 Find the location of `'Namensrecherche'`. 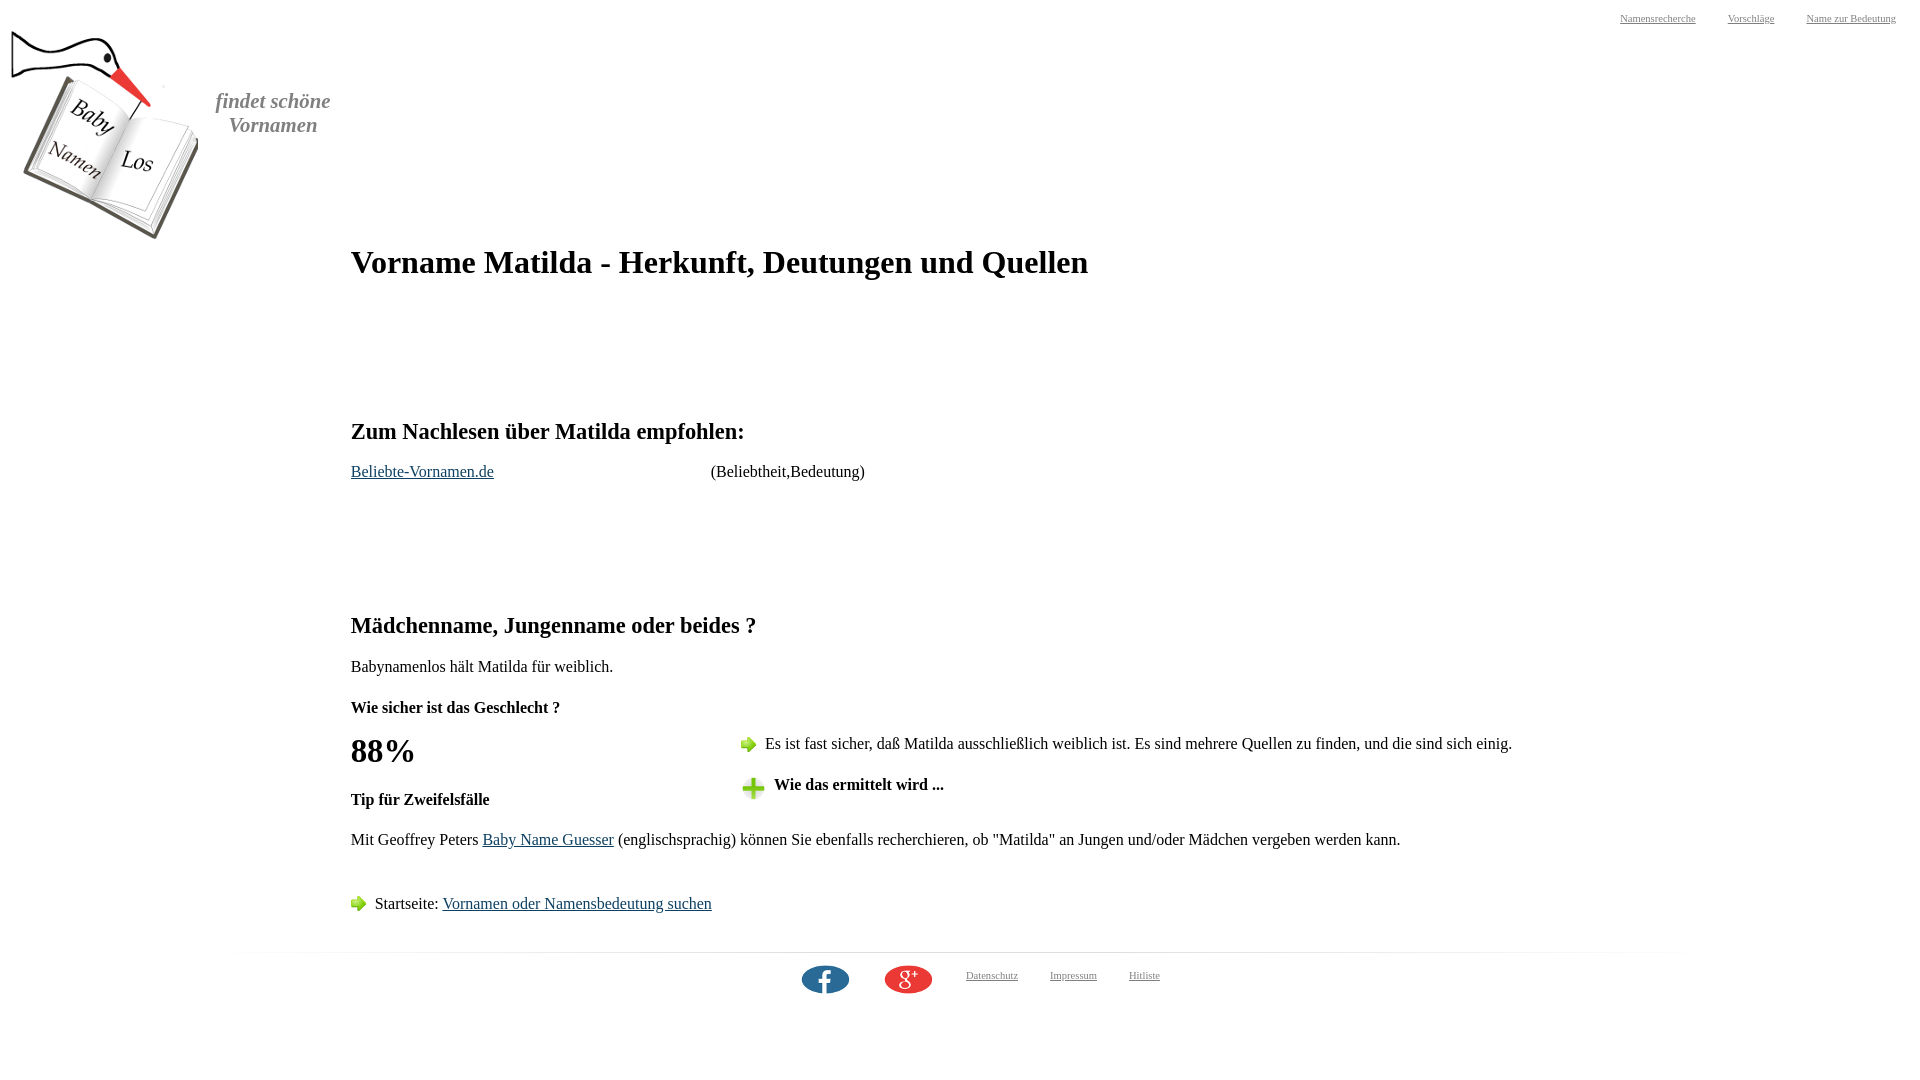

'Namensrecherche' is located at coordinates (1657, 18).